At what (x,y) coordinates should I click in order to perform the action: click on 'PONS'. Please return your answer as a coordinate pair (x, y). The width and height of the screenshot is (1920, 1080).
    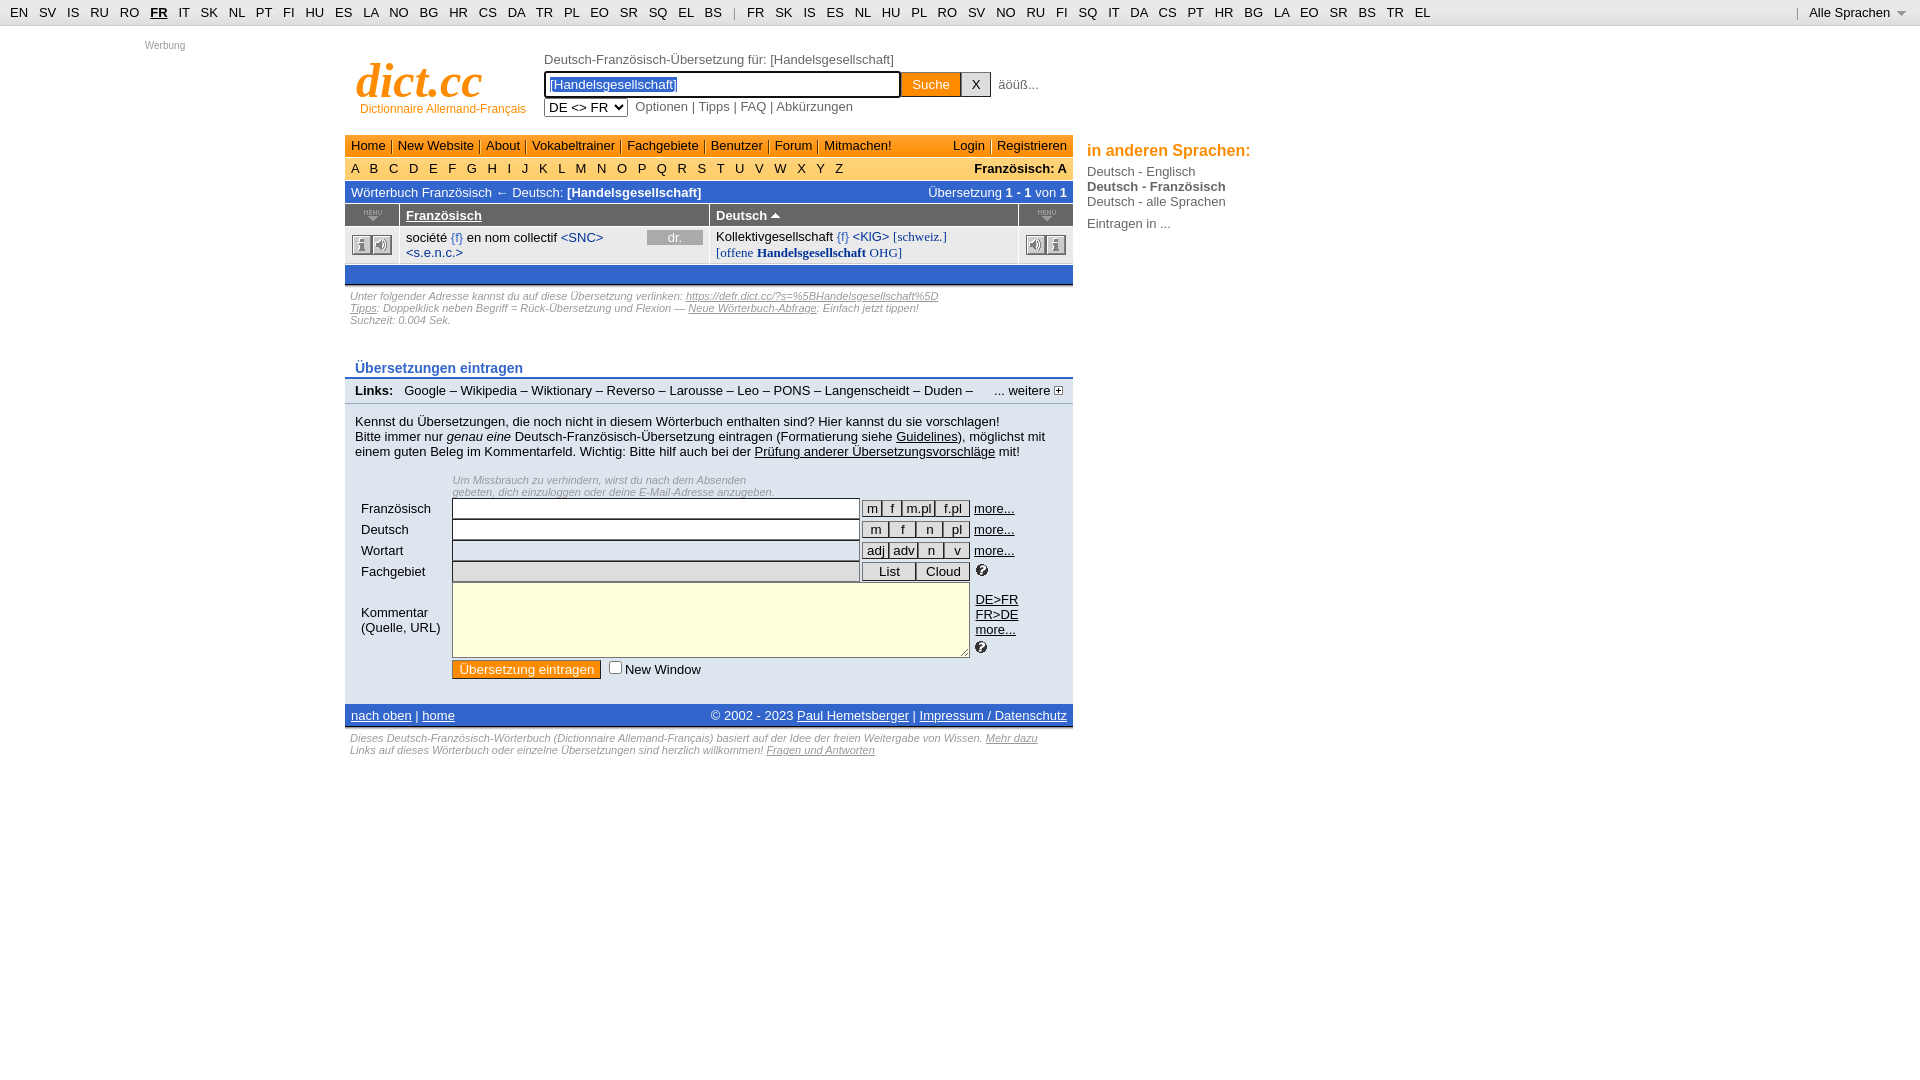
    Looking at the image, I should click on (791, 390).